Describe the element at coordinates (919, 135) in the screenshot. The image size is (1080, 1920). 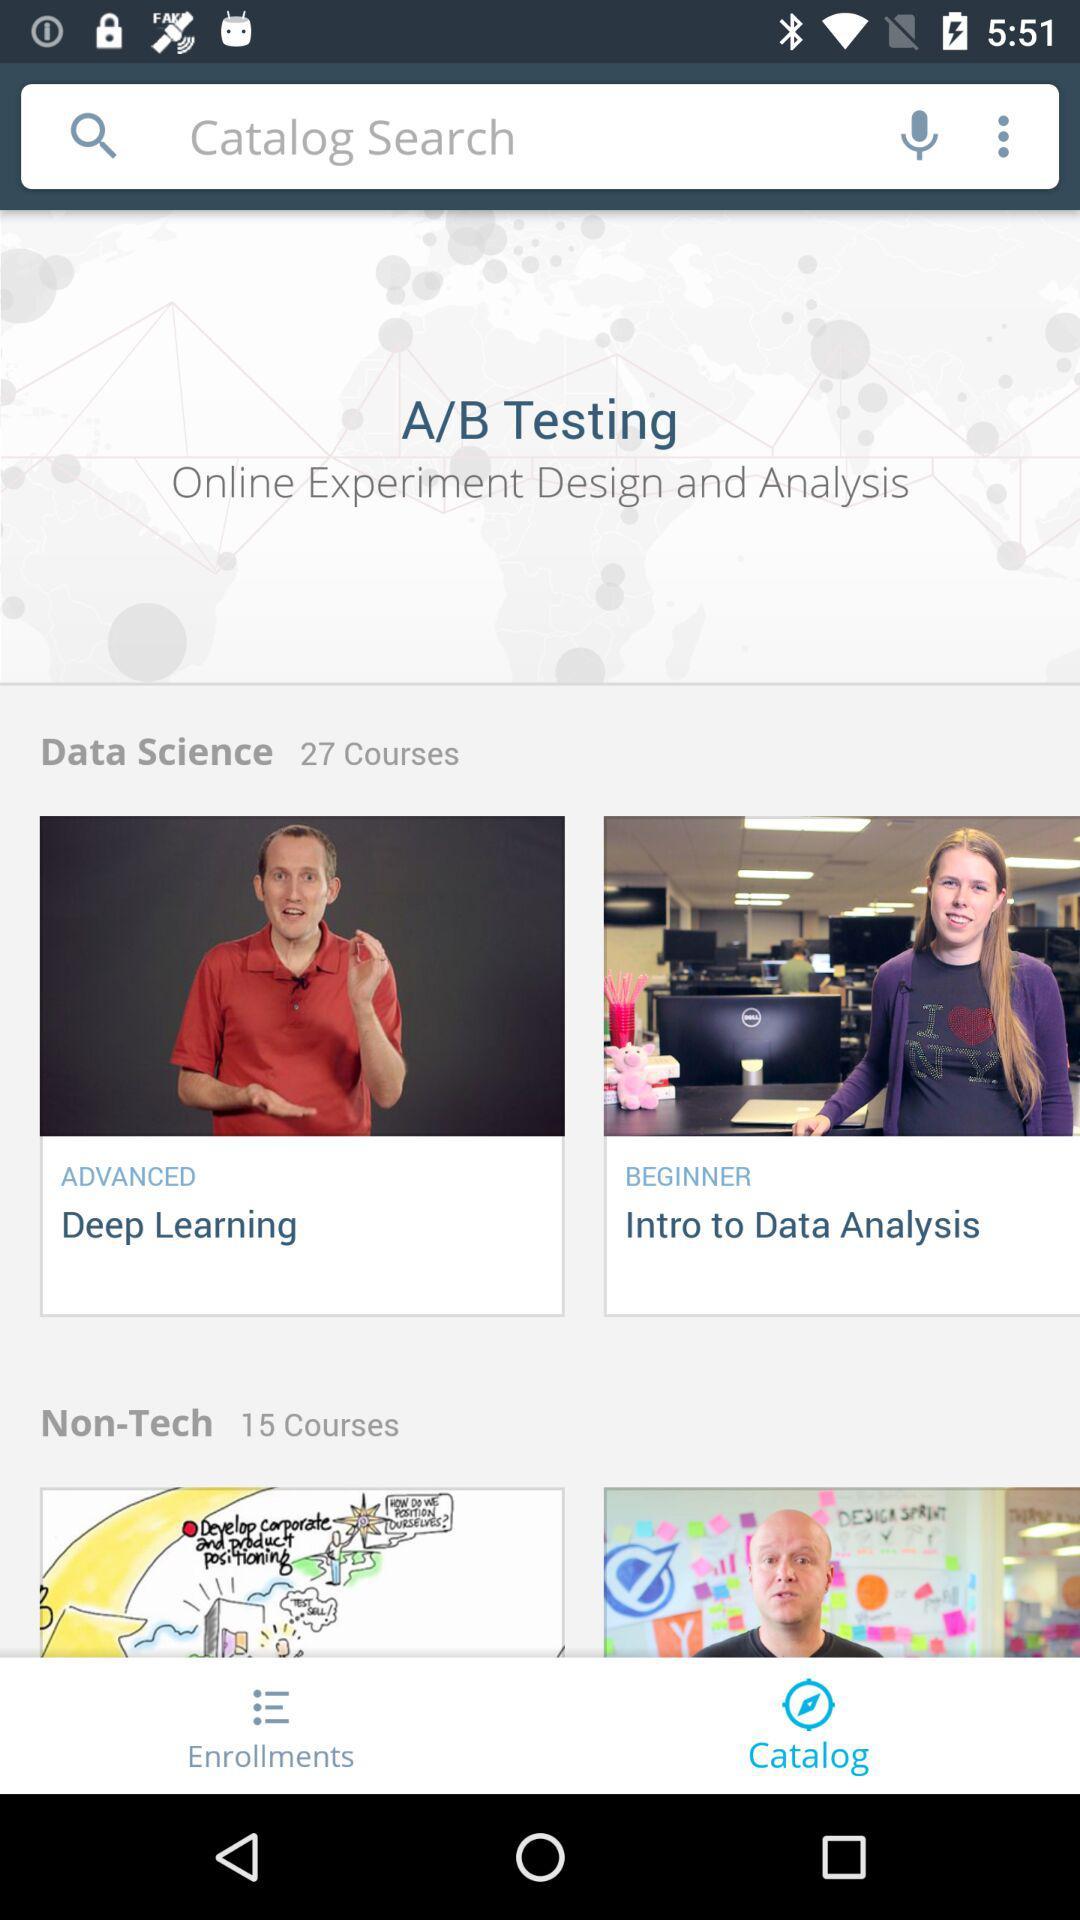
I see `speech to text mode` at that location.